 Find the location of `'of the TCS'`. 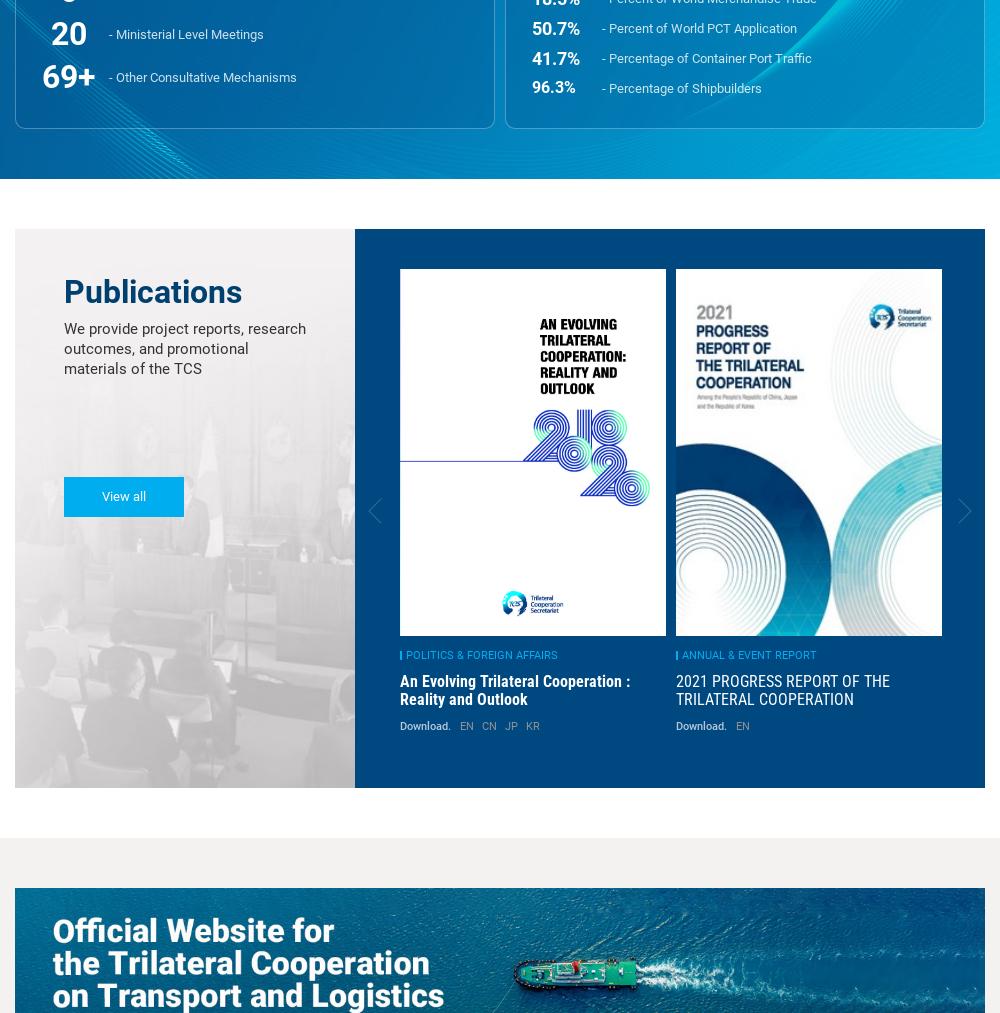

'of the TCS' is located at coordinates (165, 369).